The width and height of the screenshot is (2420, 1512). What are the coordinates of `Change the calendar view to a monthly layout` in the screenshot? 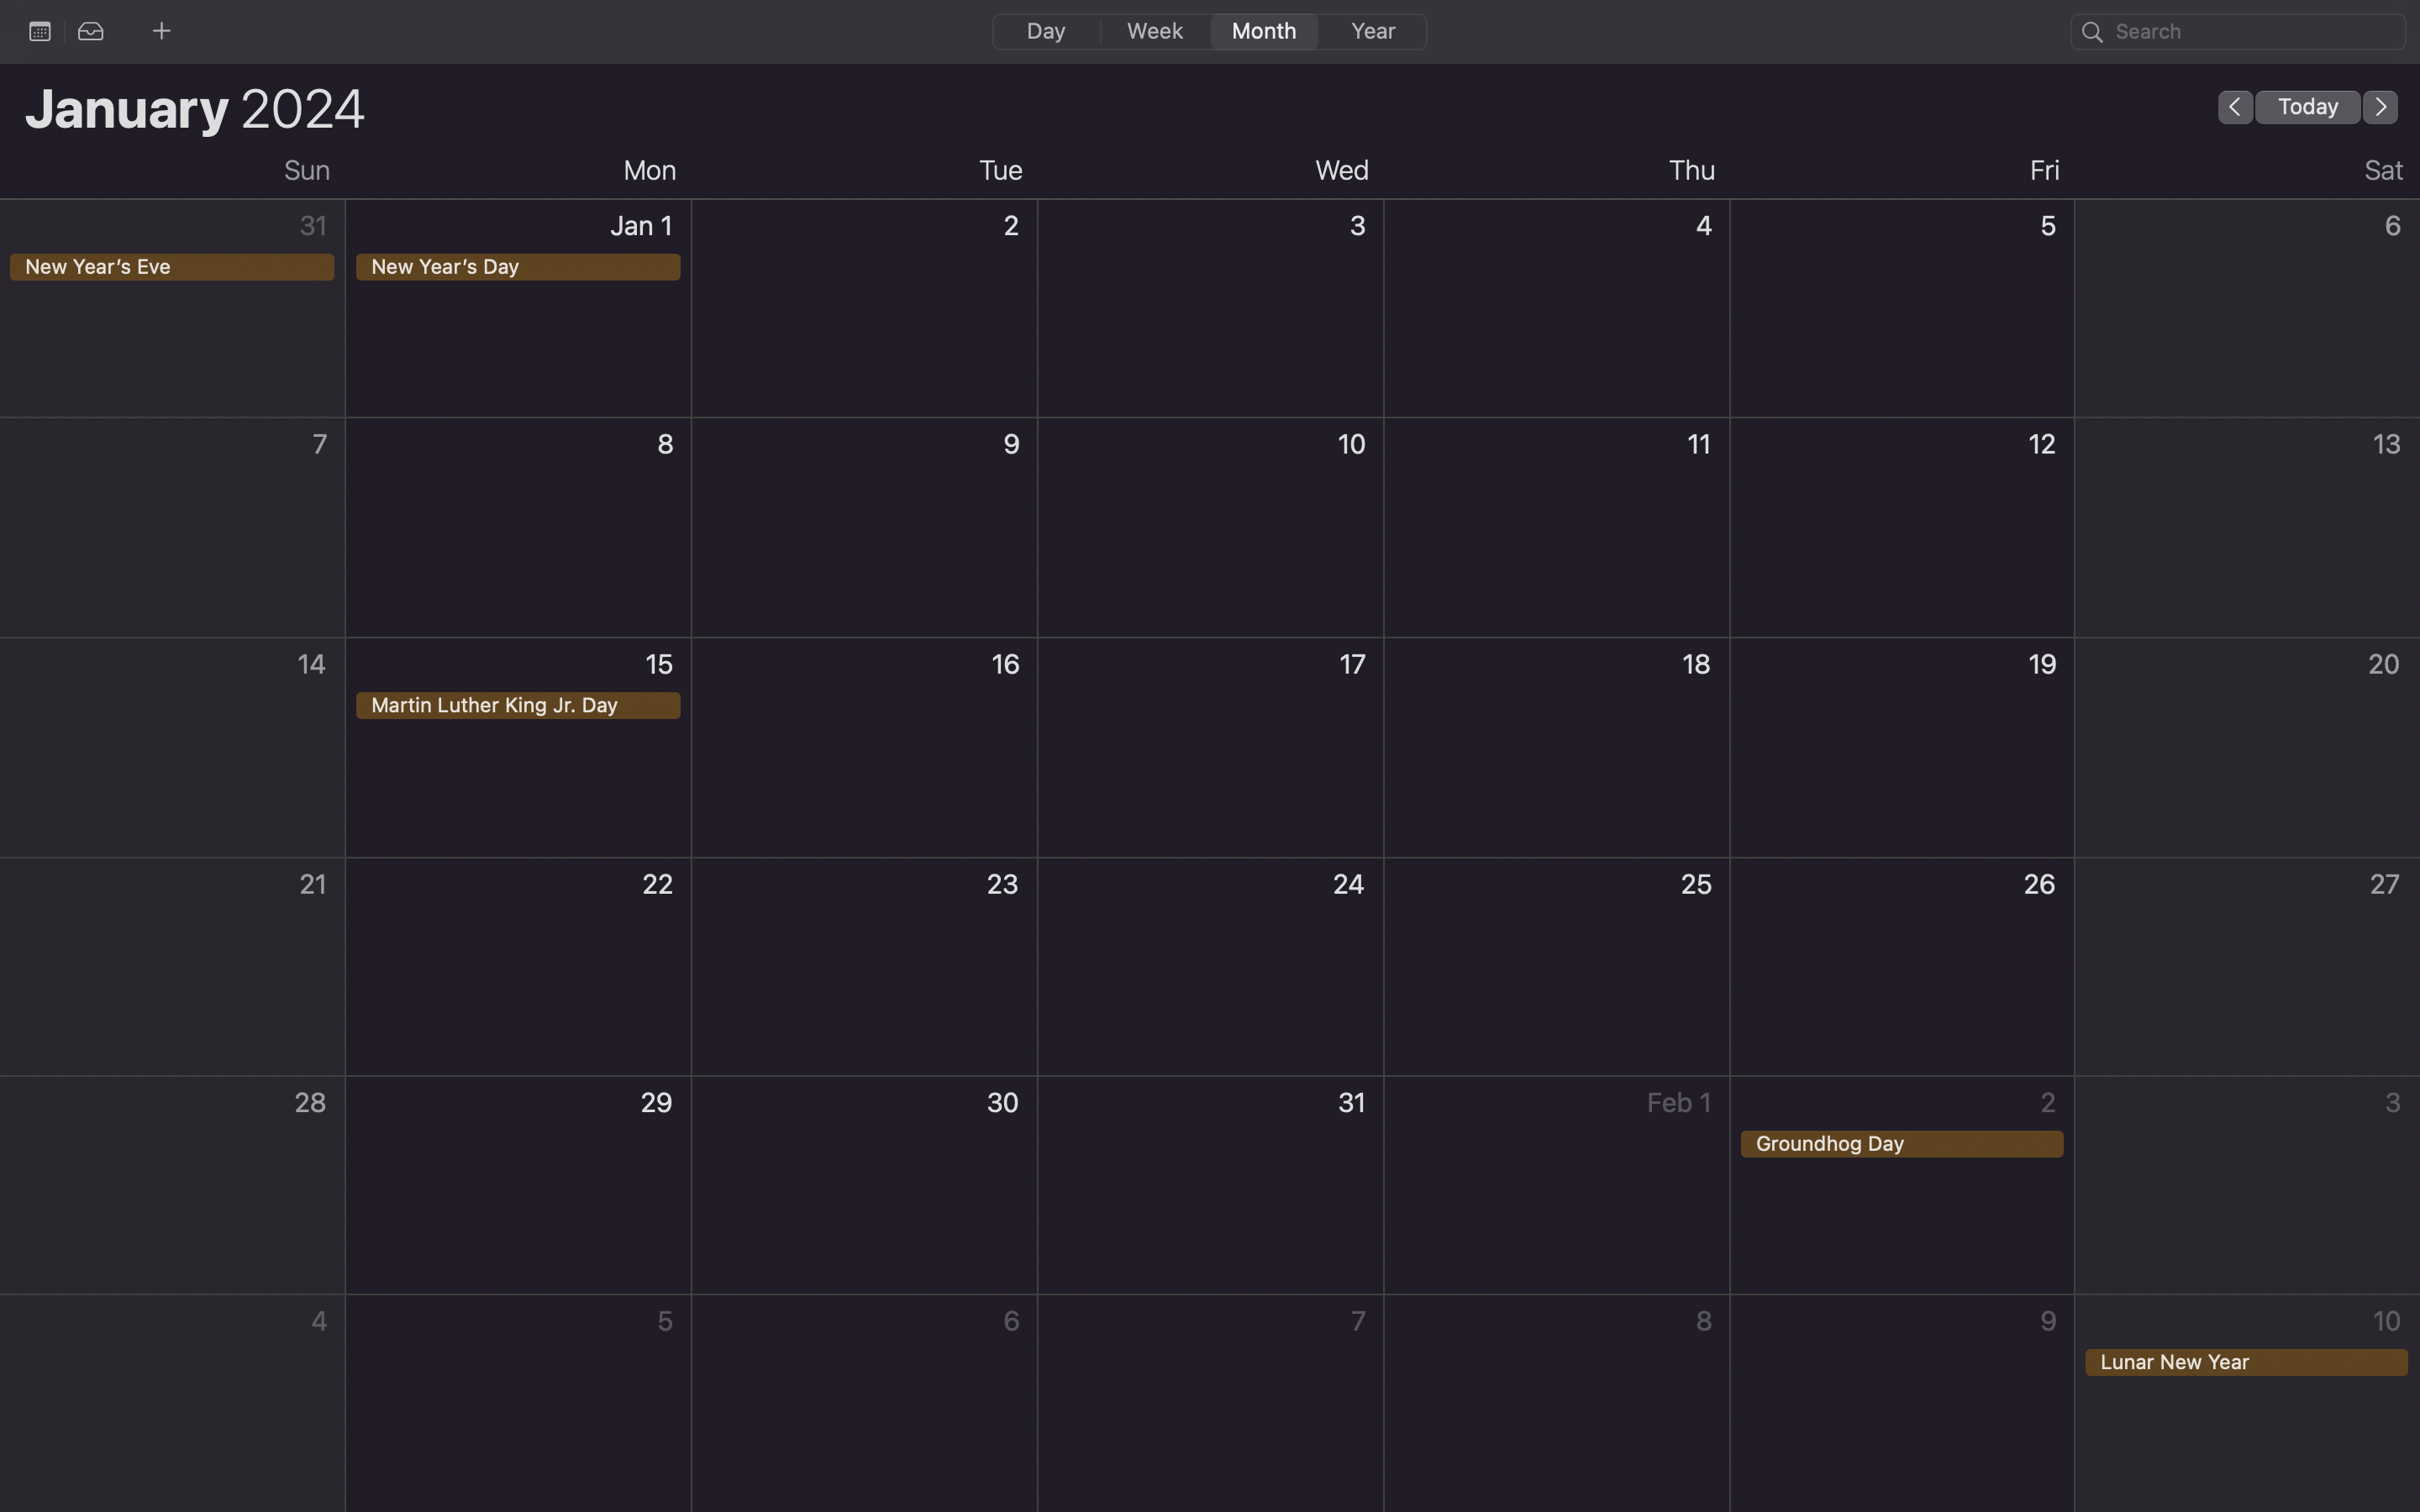 It's located at (1260, 30).